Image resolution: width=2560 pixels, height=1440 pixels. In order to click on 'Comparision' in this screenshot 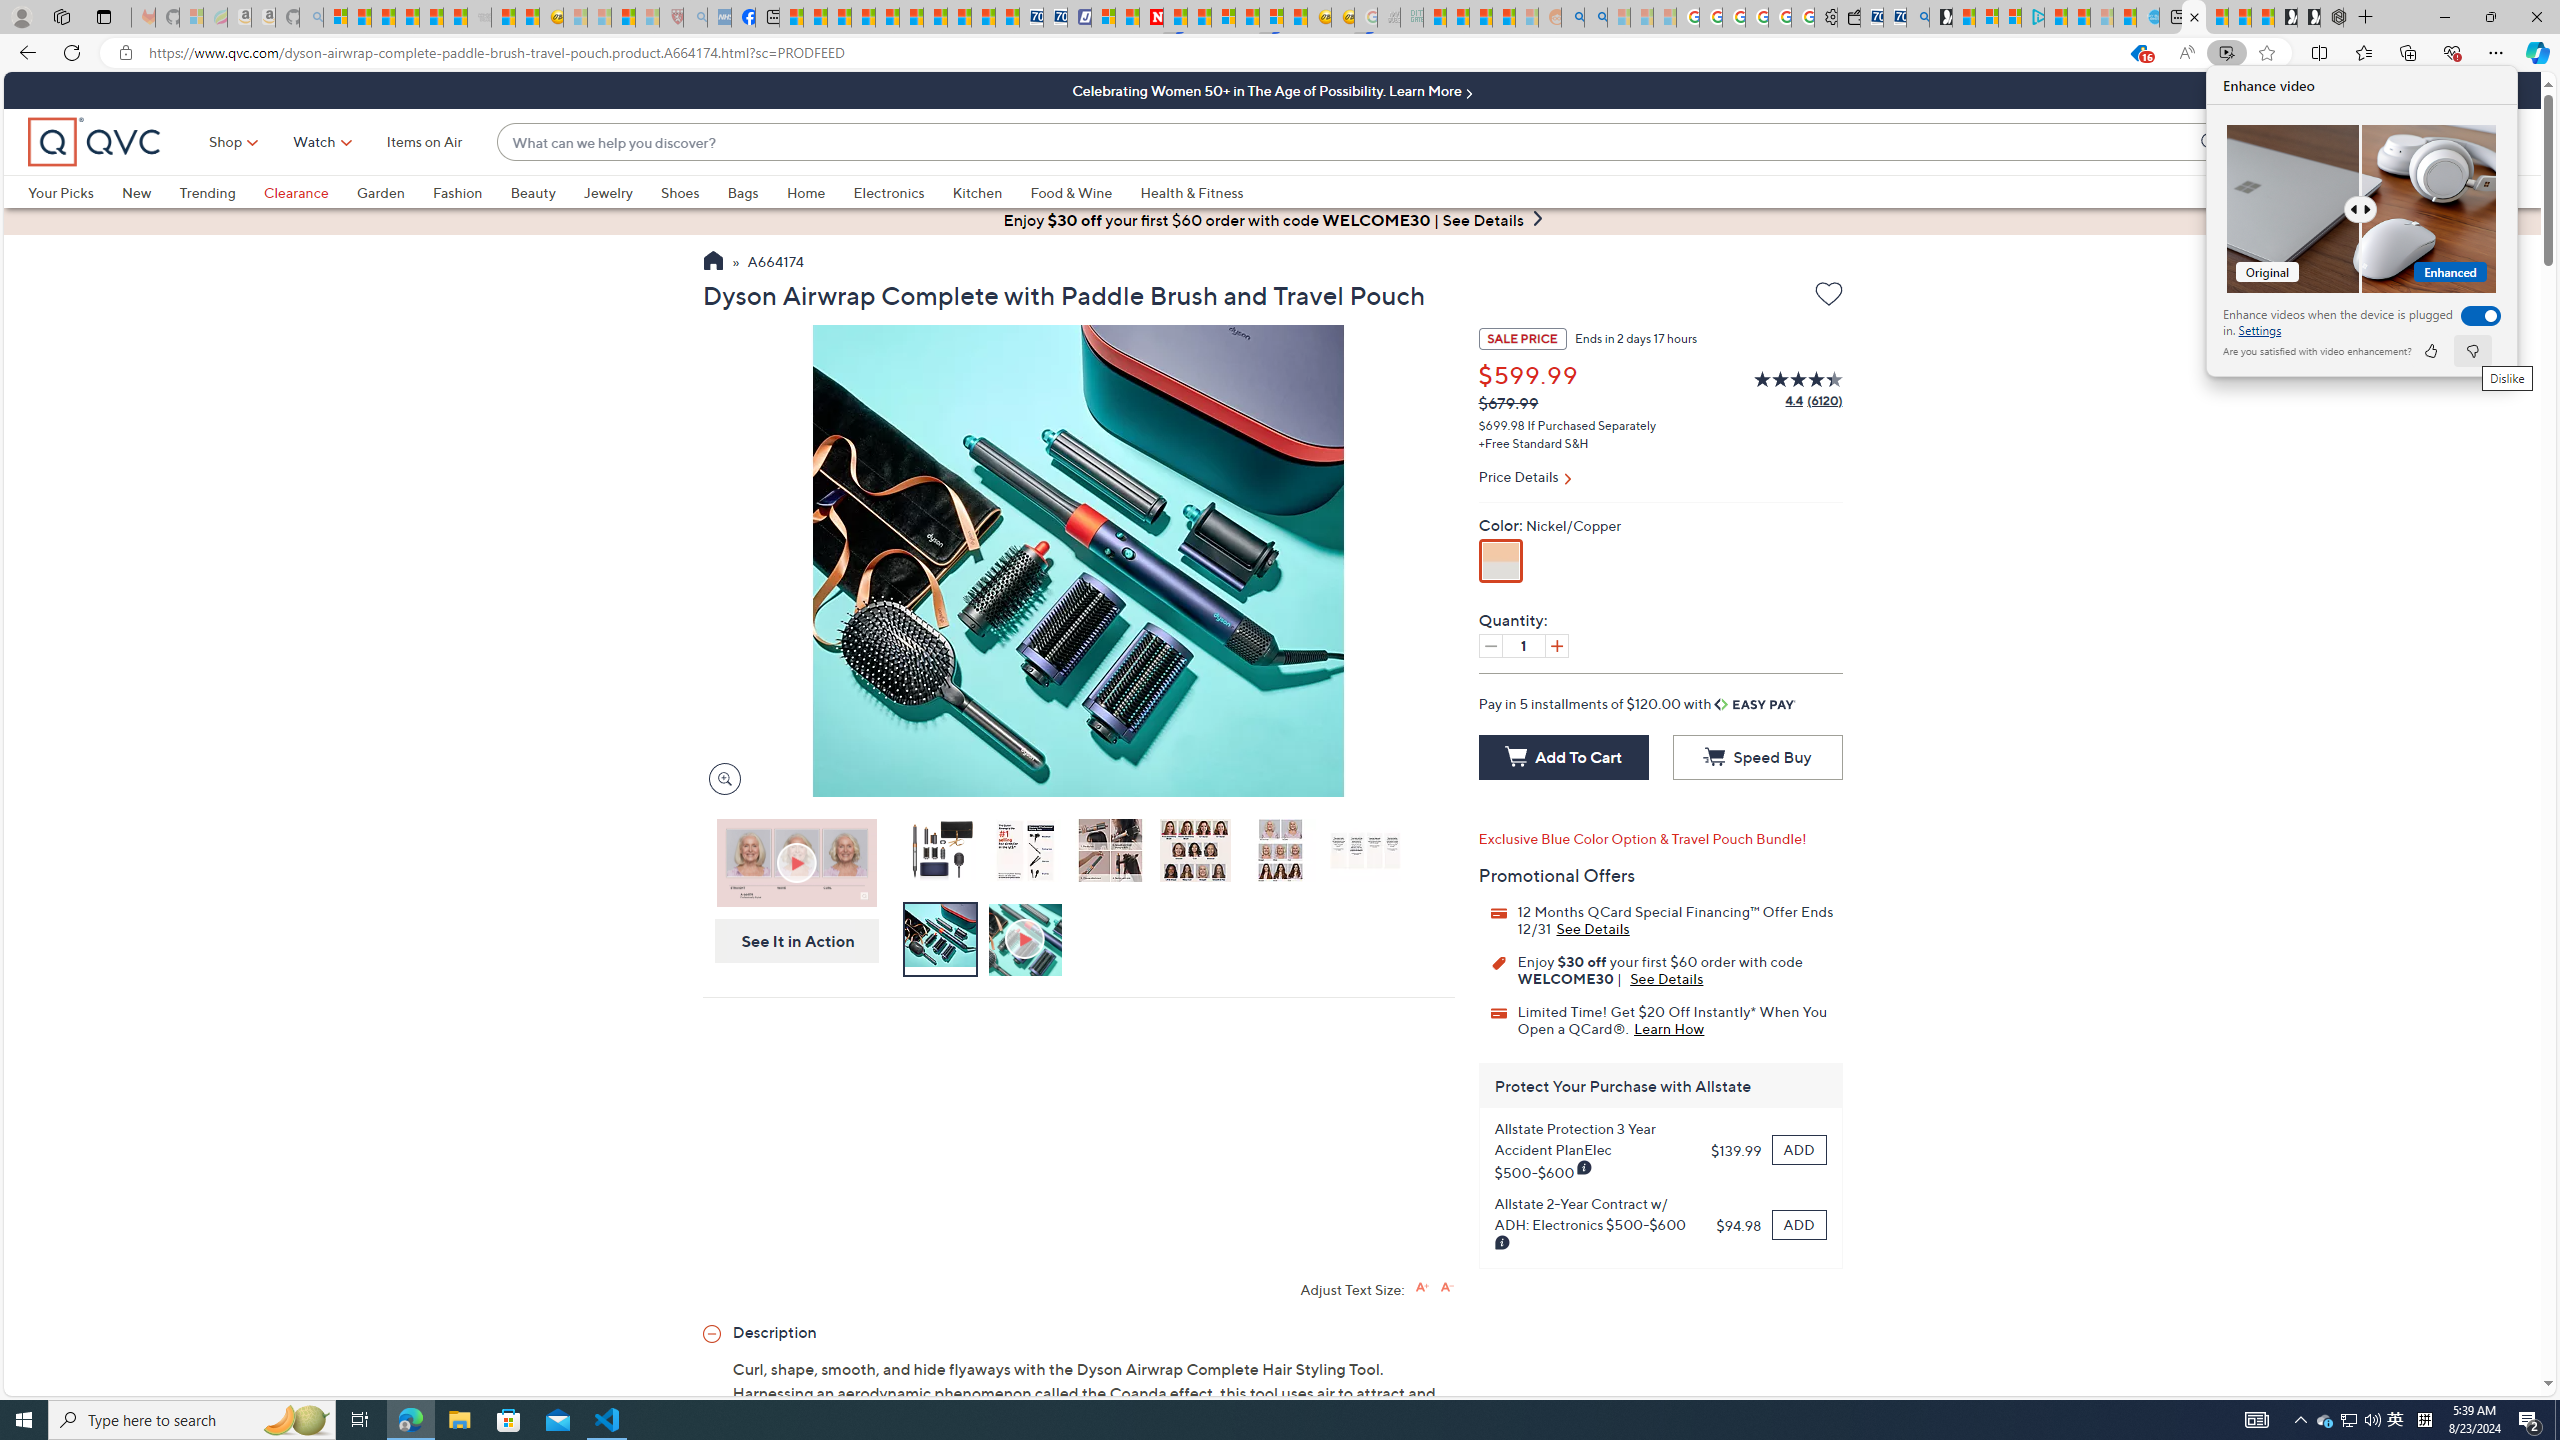, I will do `click(2360, 207)`.